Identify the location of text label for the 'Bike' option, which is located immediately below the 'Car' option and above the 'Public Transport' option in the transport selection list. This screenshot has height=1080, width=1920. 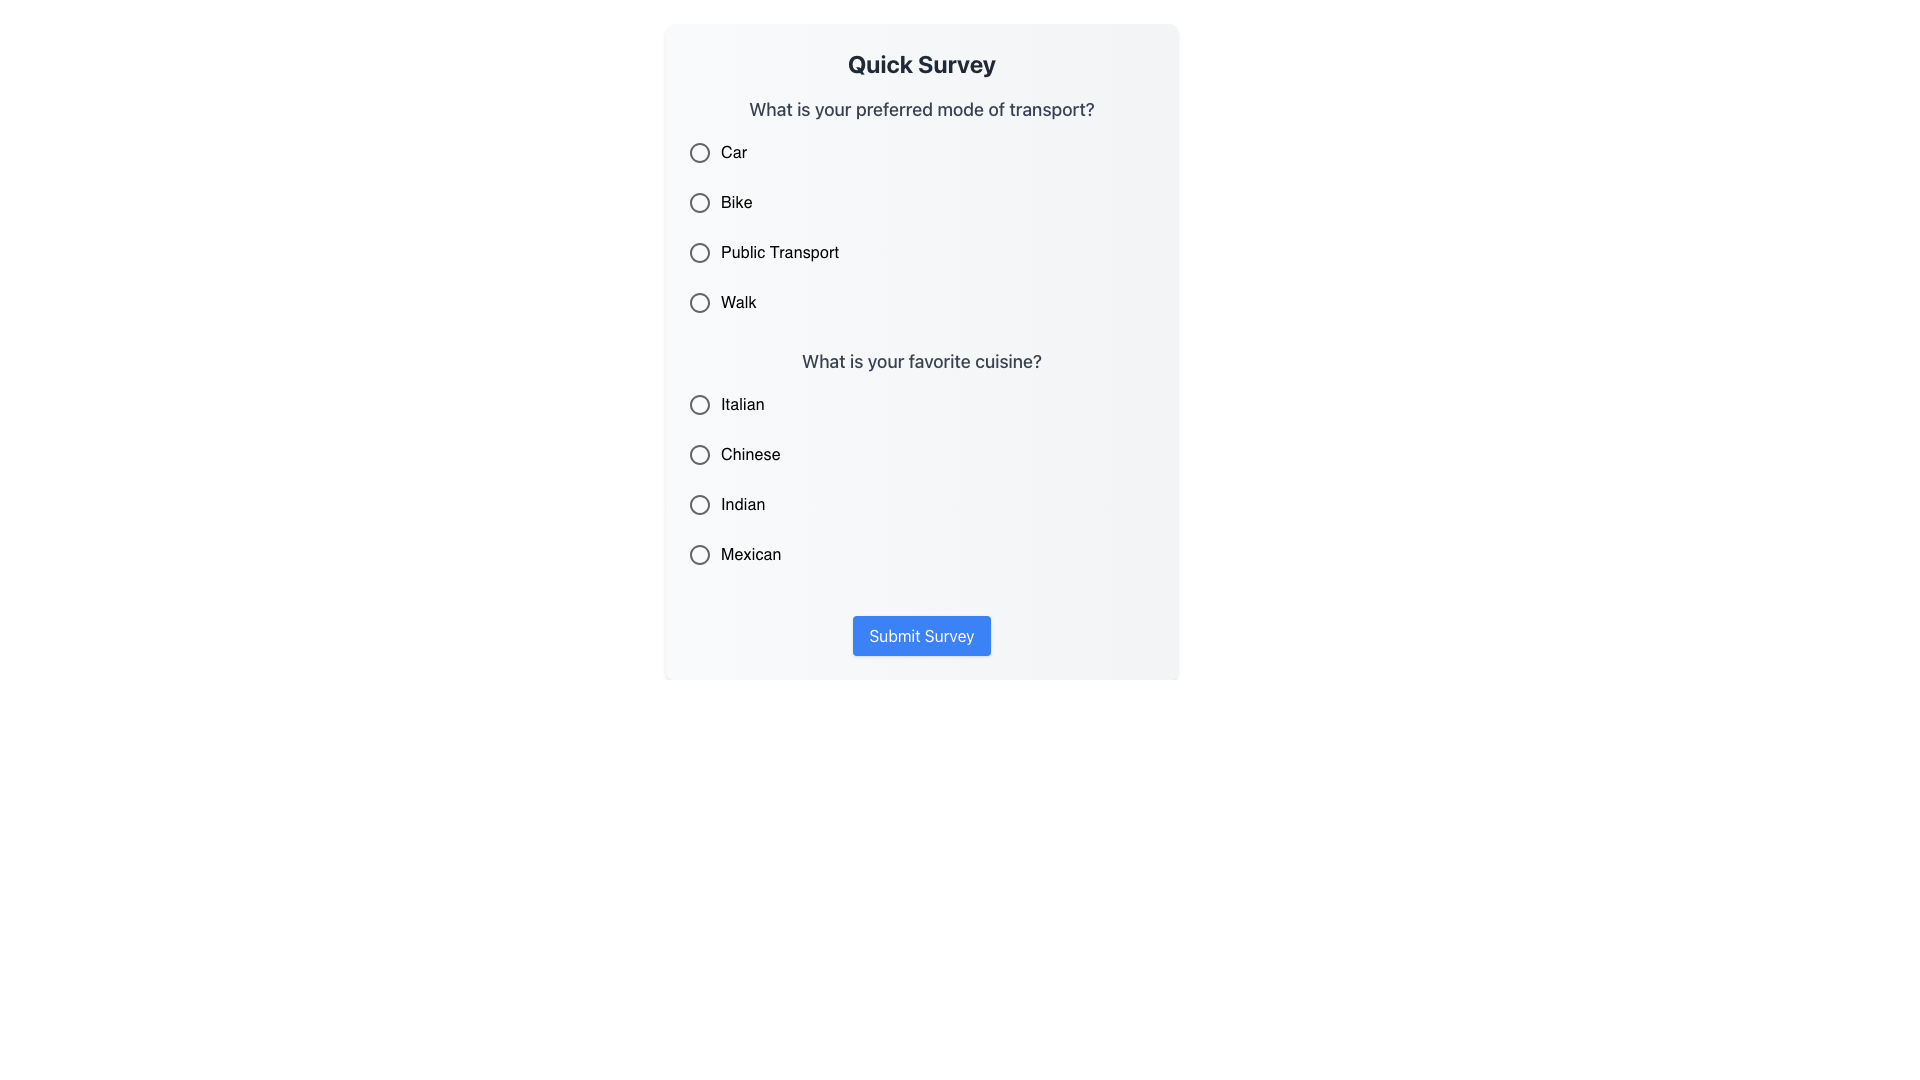
(735, 203).